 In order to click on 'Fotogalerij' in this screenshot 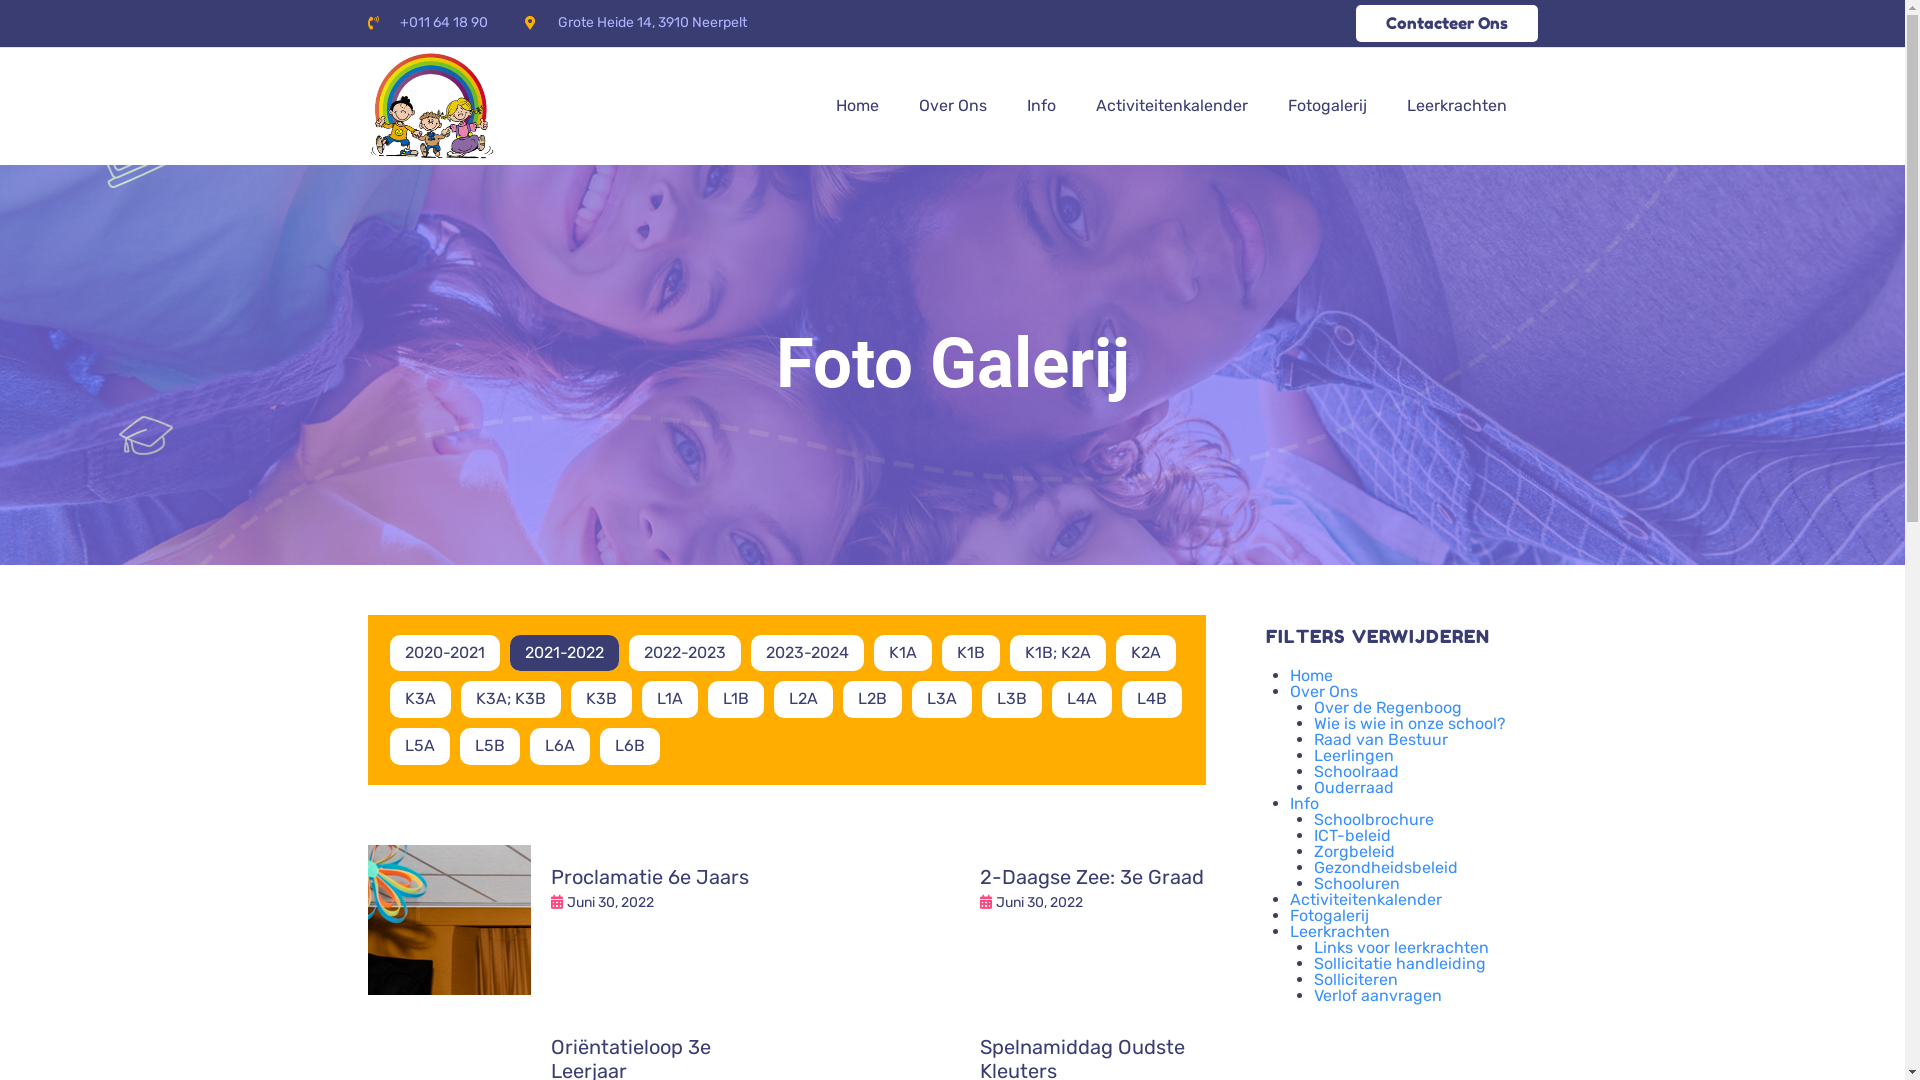, I will do `click(1329, 915)`.